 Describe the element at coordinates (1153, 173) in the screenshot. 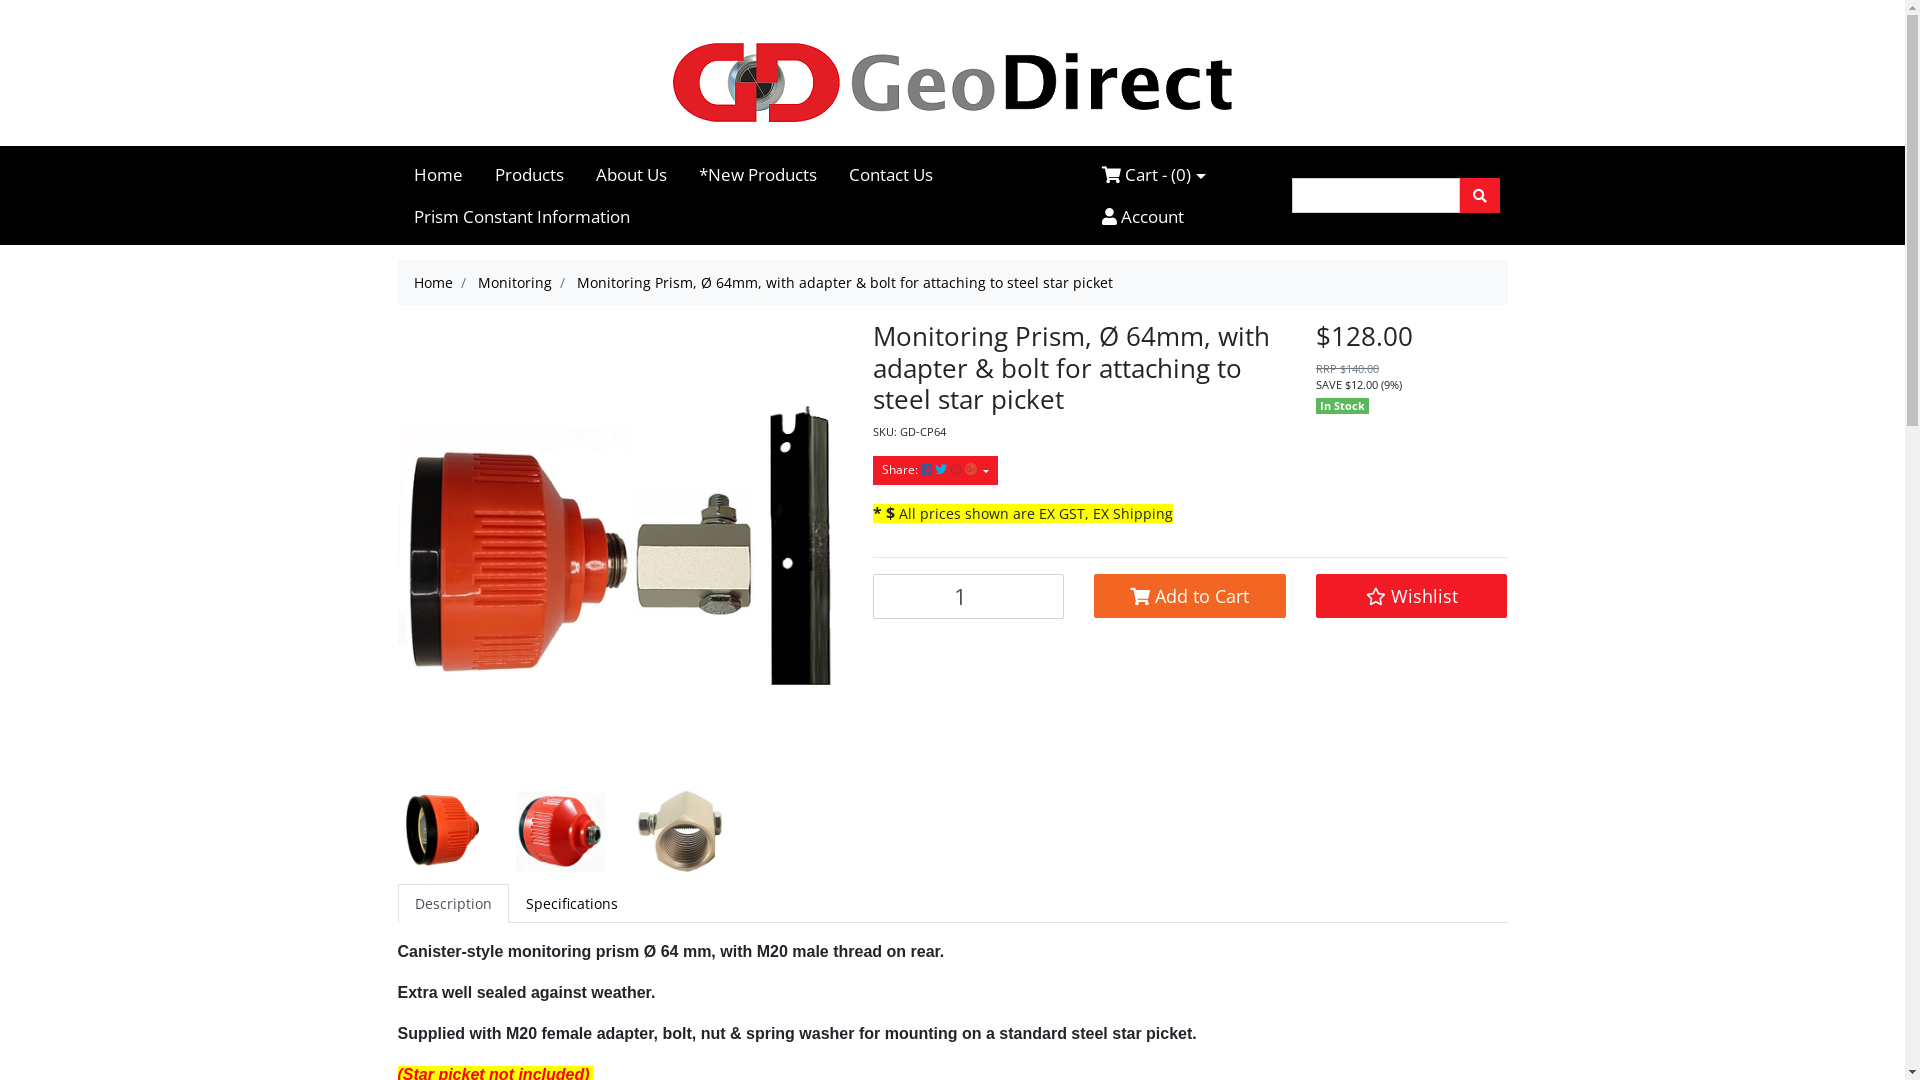

I see `'Cart - (0)'` at that location.